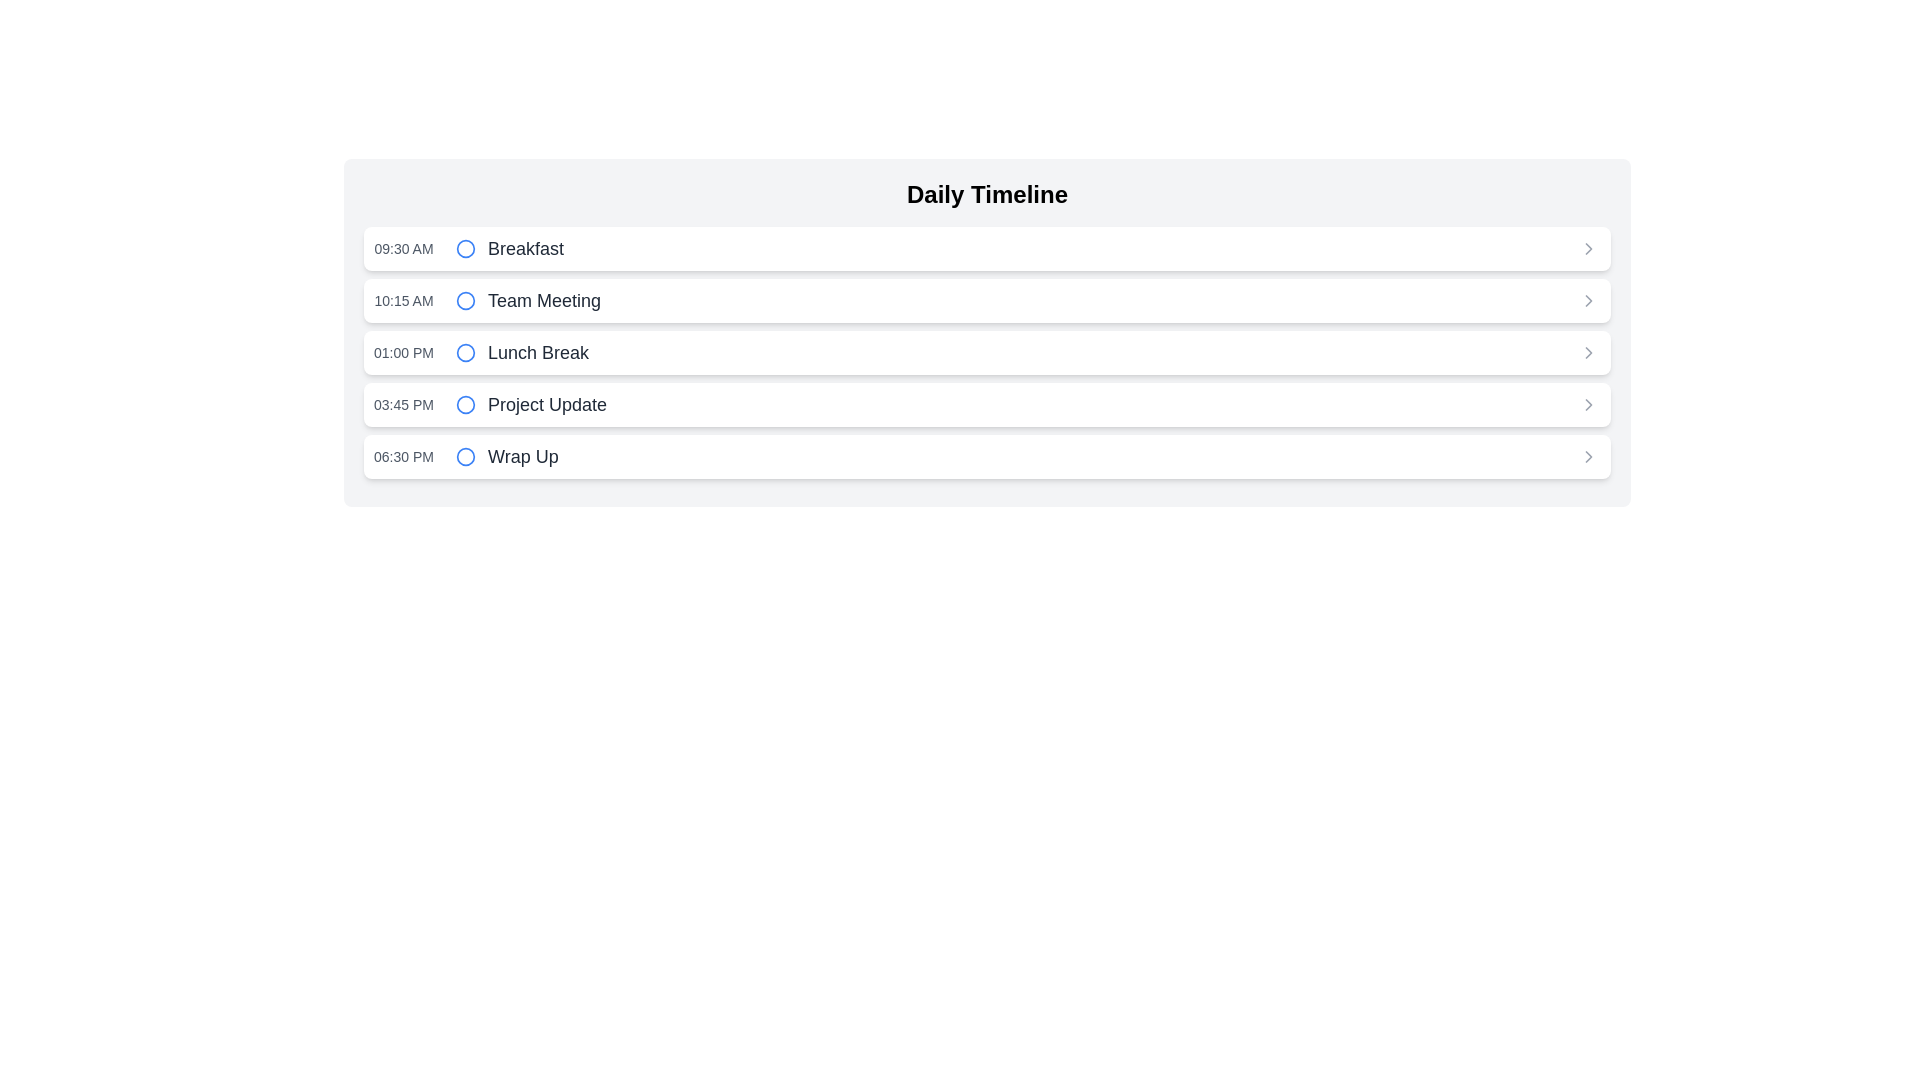  Describe the element at coordinates (523, 456) in the screenshot. I see `static text element titled 'Wrap Up' located in the '06:30 PM' row of the timeline interface, which is positioned right-aligned to the circular icon` at that location.